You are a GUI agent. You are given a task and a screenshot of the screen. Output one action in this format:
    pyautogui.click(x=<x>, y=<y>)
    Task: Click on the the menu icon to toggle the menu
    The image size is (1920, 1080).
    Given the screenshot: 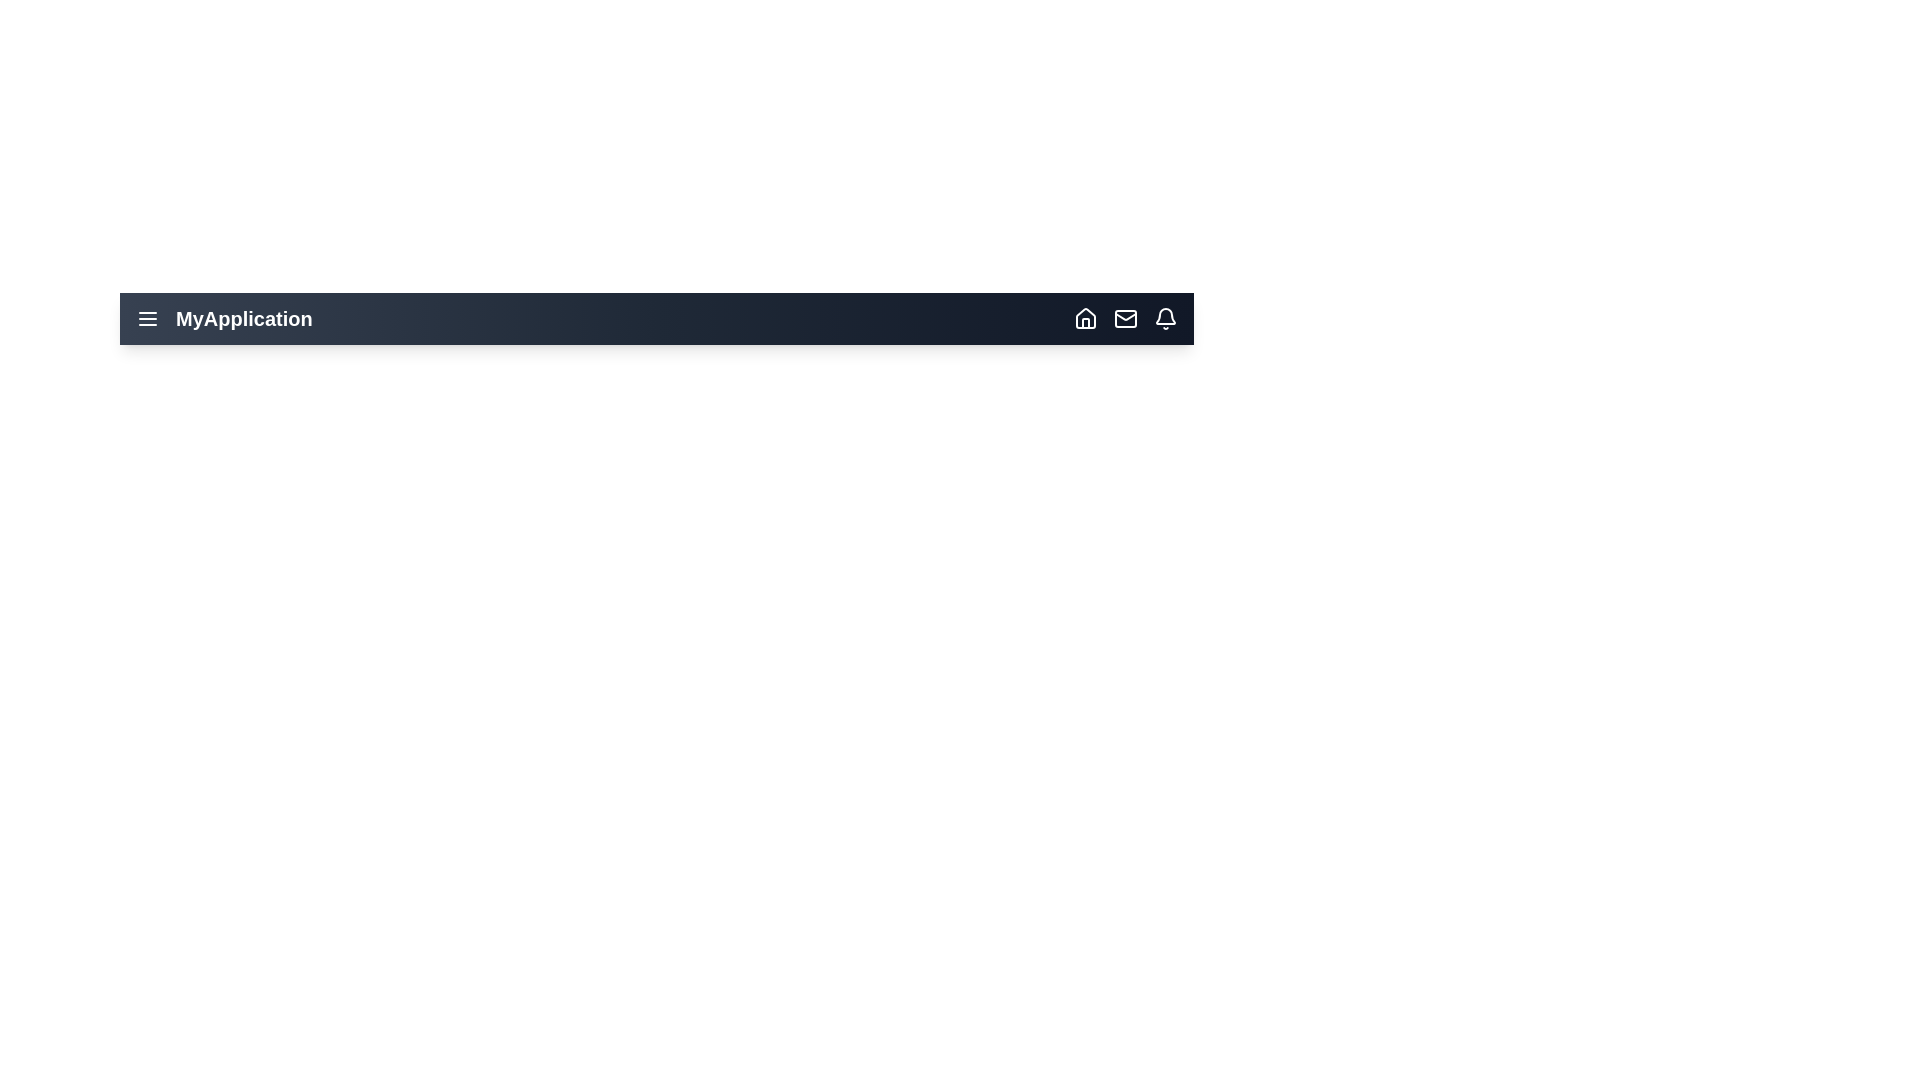 What is the action you would take?
    pyautogui.click(x=147, y=318)
    